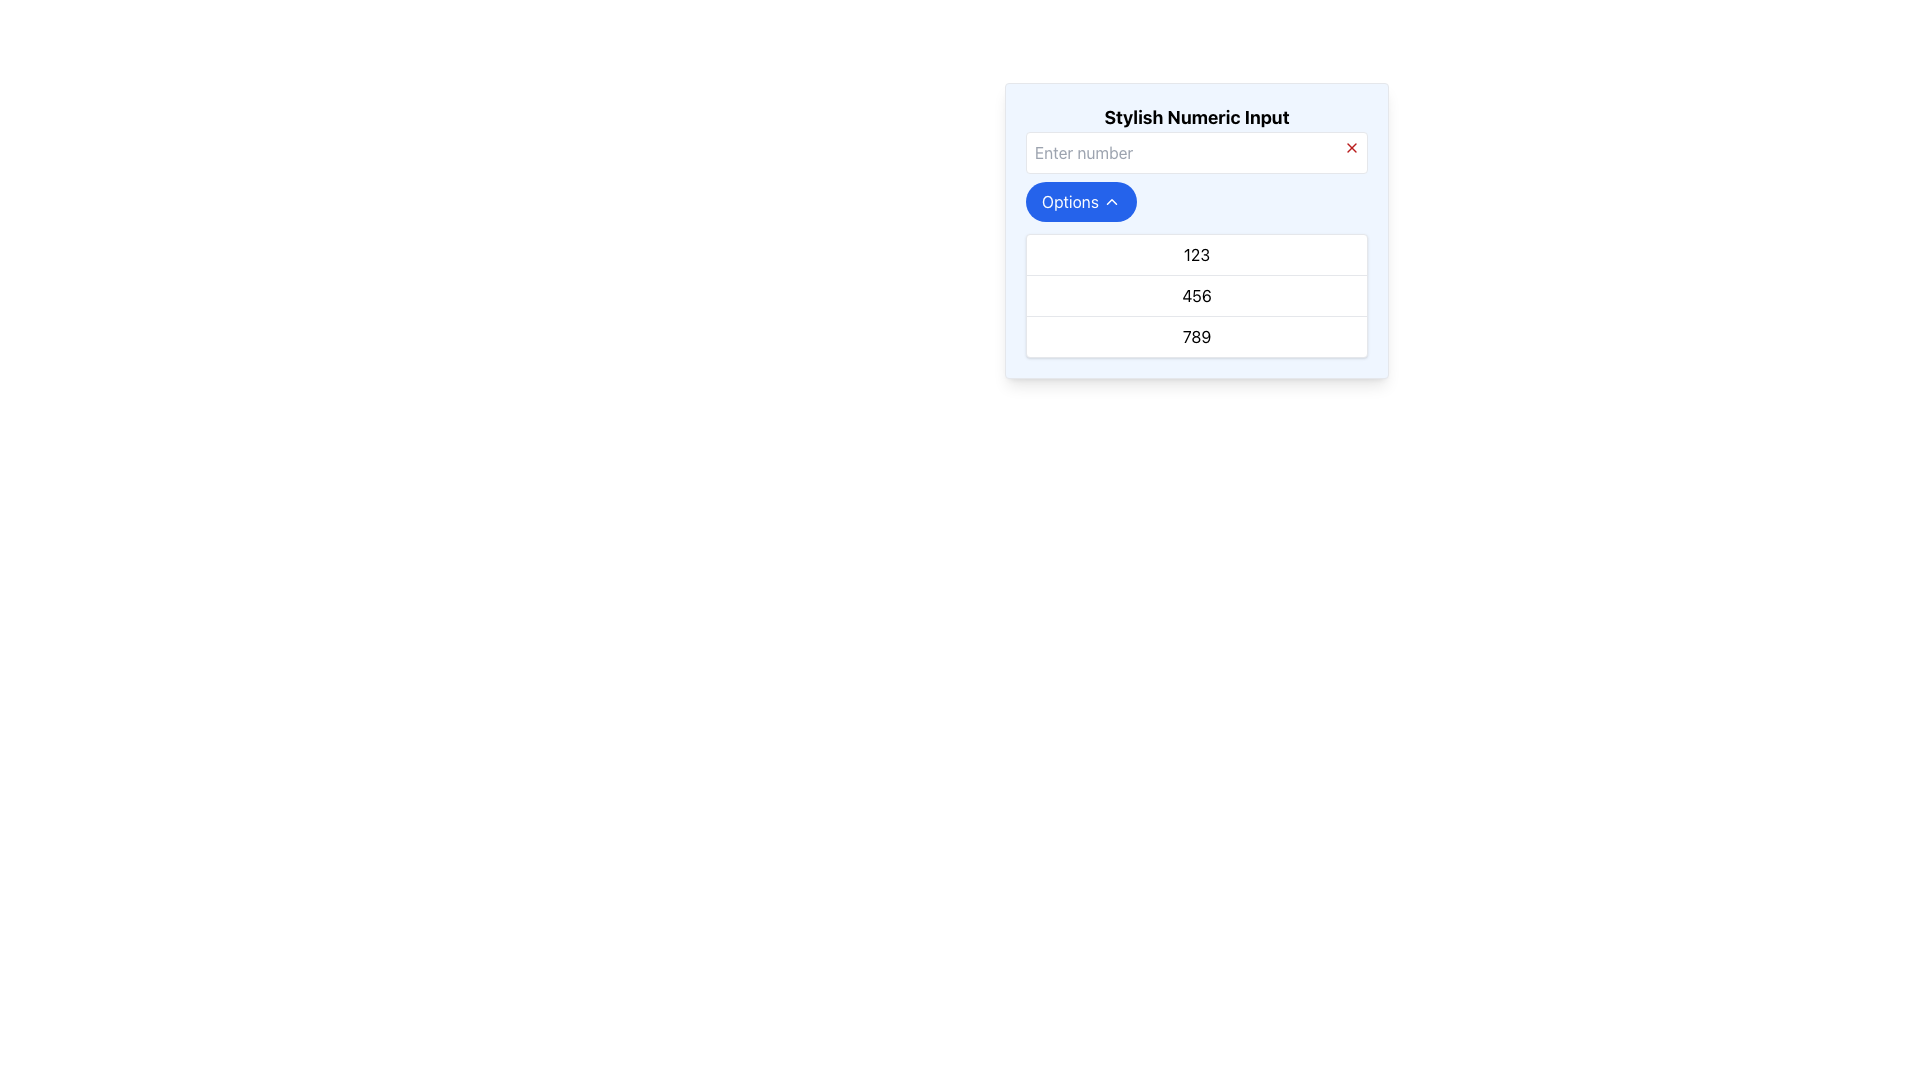  What do you see at coordinates (1352, 146) in the screenshot?
I see `the small red 'X' icon button located in the top-right corner of the text input field` at bounding box center [1352, 146].